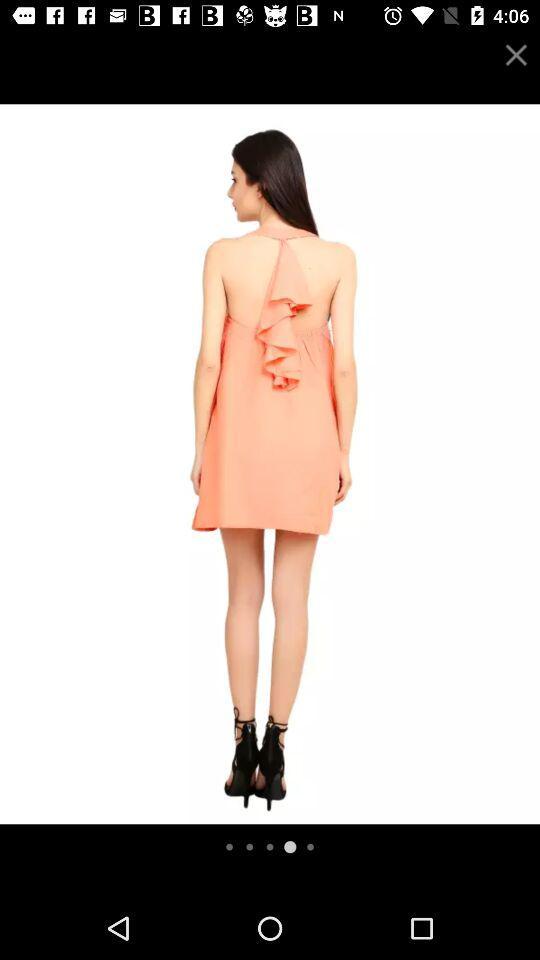 The image size is (540, 960). What do you see at coordinates (516, 54) in the screenshot?
I see `the close icon` at bounding box center [516, 54].